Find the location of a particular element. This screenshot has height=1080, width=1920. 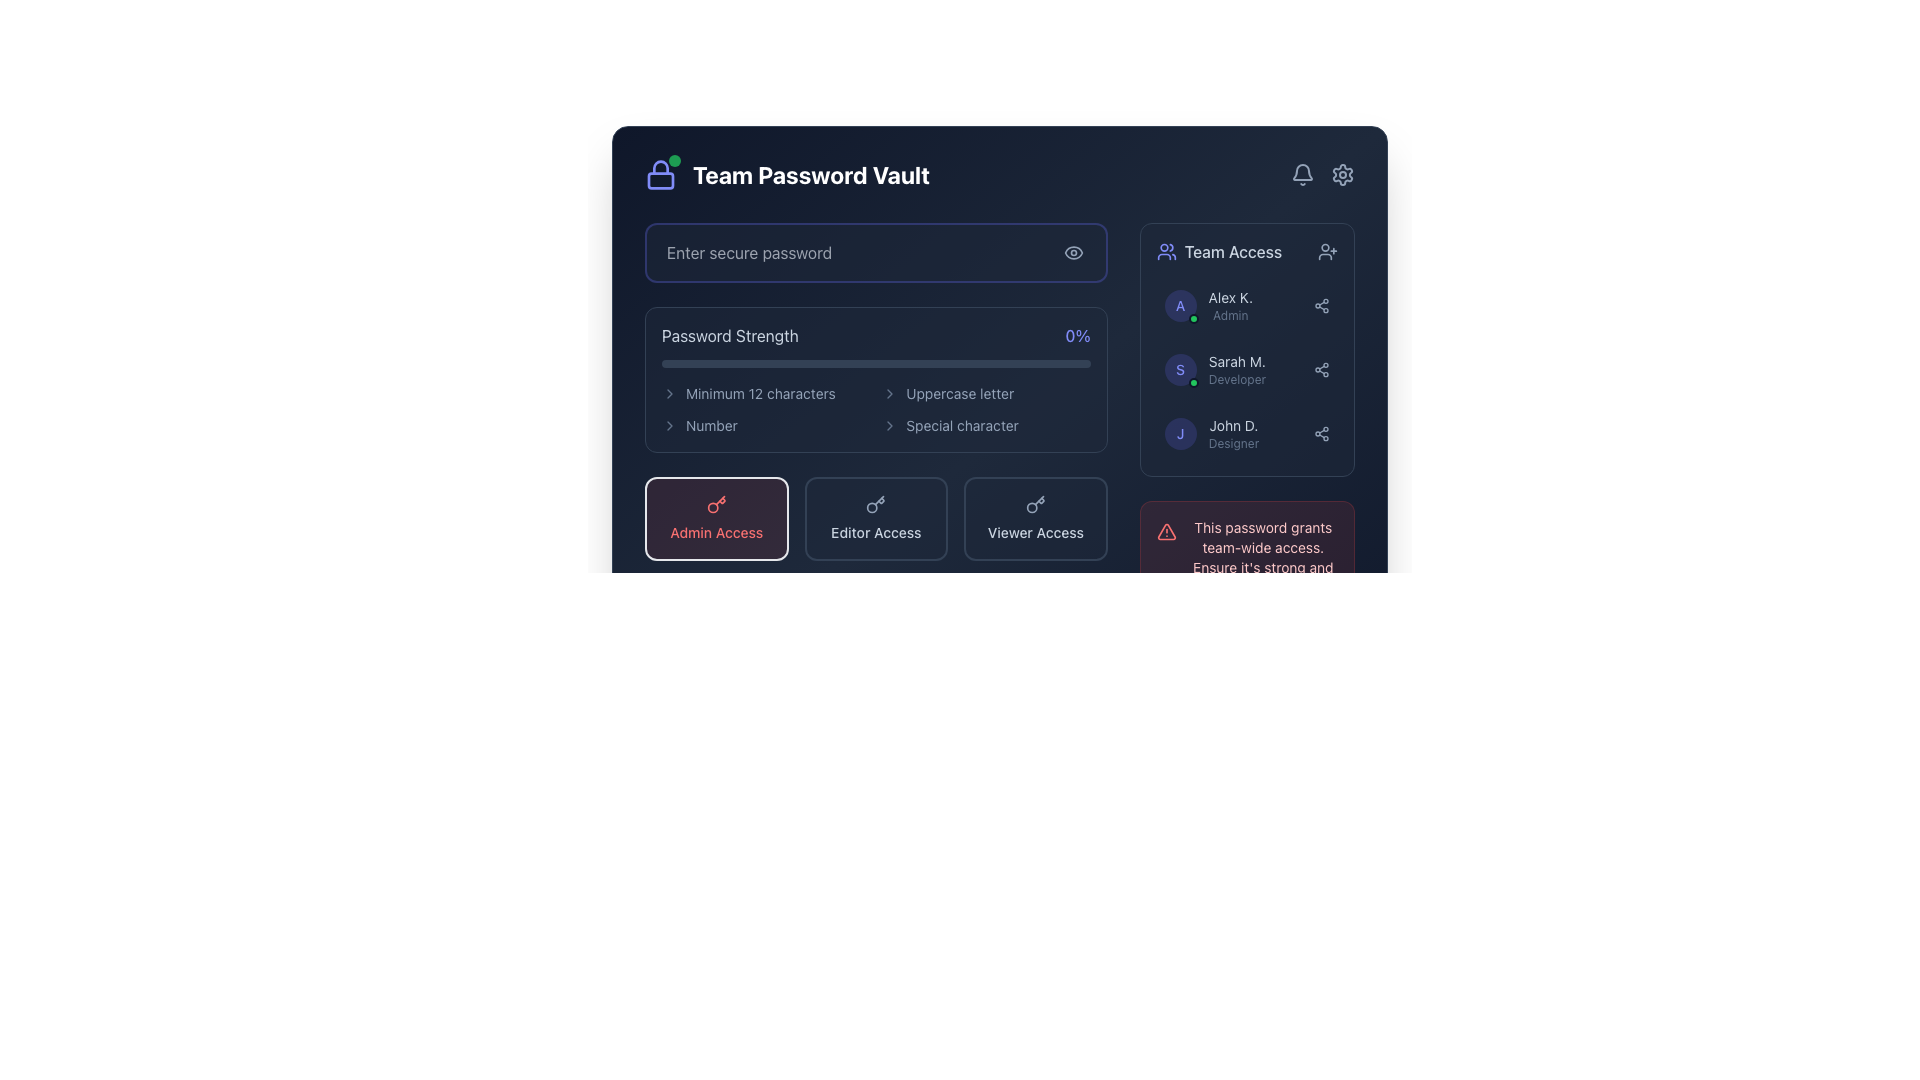

the 'Editor Access' button is located at coordinates (876, 518).